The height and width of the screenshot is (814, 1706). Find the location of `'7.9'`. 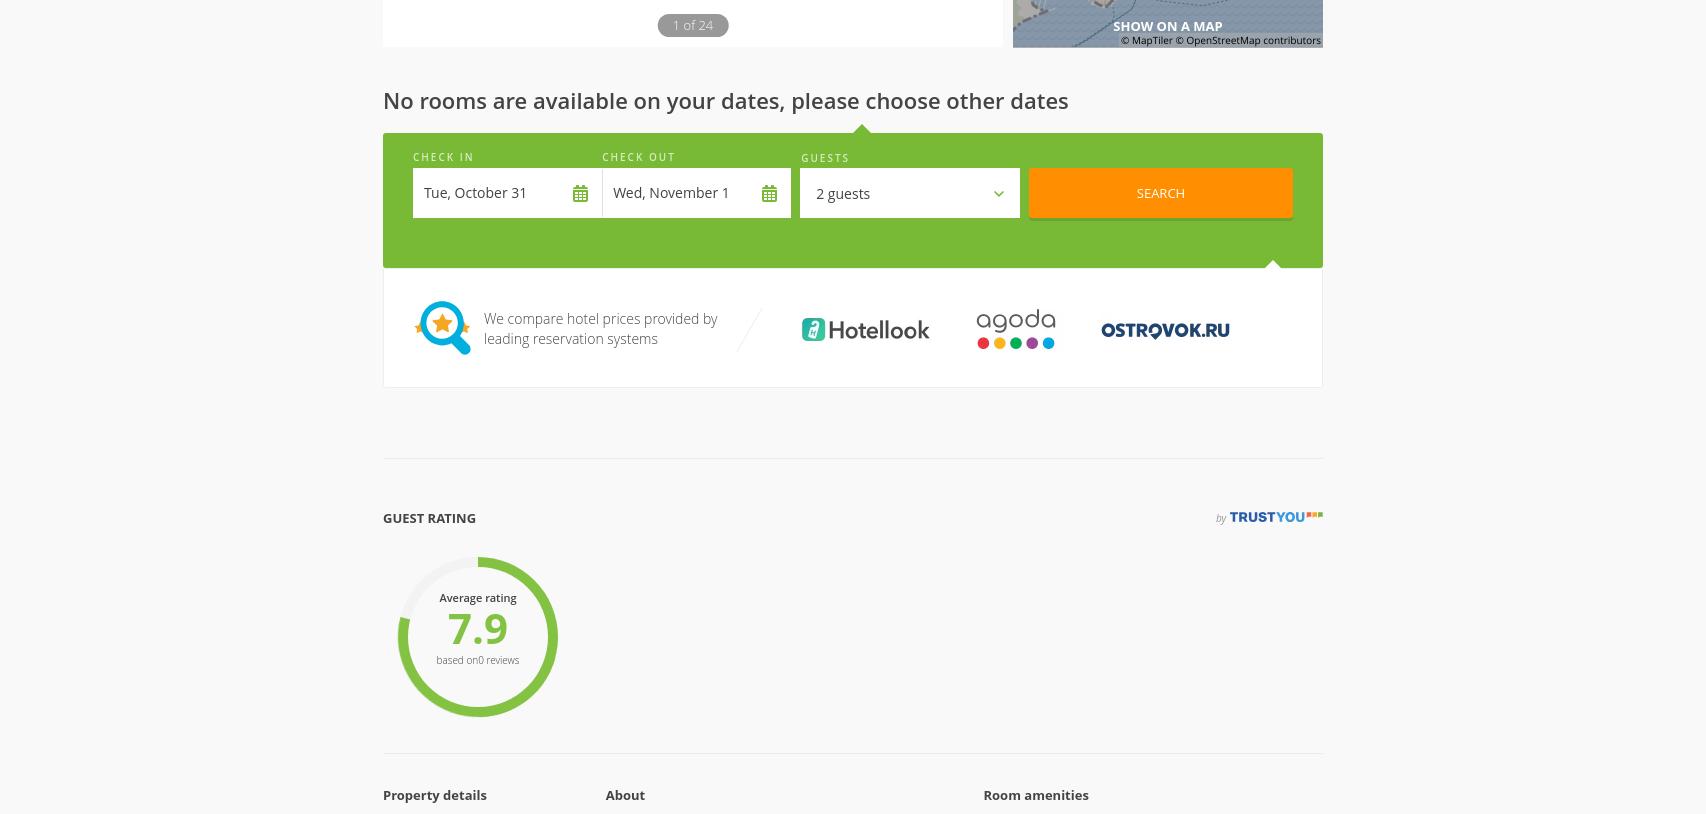

'7.9' is located at coordinates (476, 216).